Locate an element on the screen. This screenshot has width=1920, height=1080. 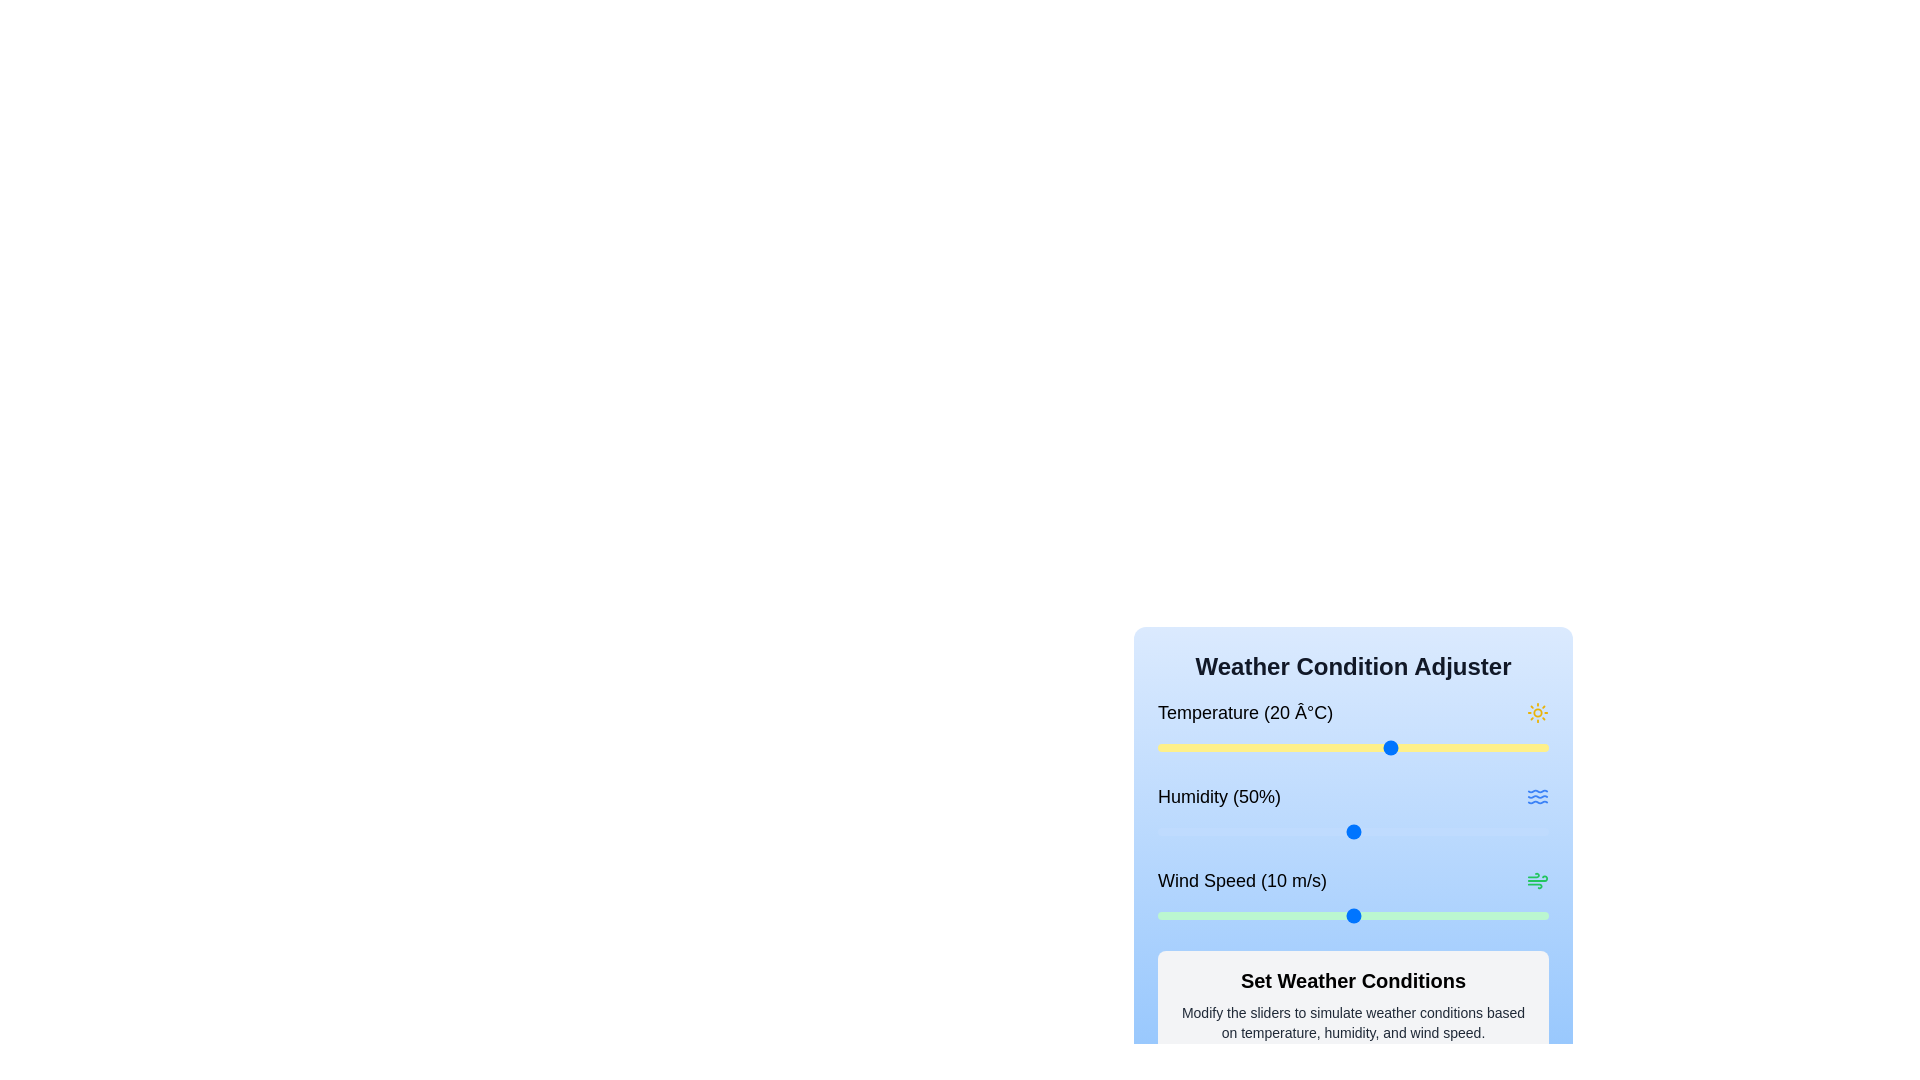
the wind speed slider to set the wind speed to 3 m/s is located at coordinates (1215, 915).